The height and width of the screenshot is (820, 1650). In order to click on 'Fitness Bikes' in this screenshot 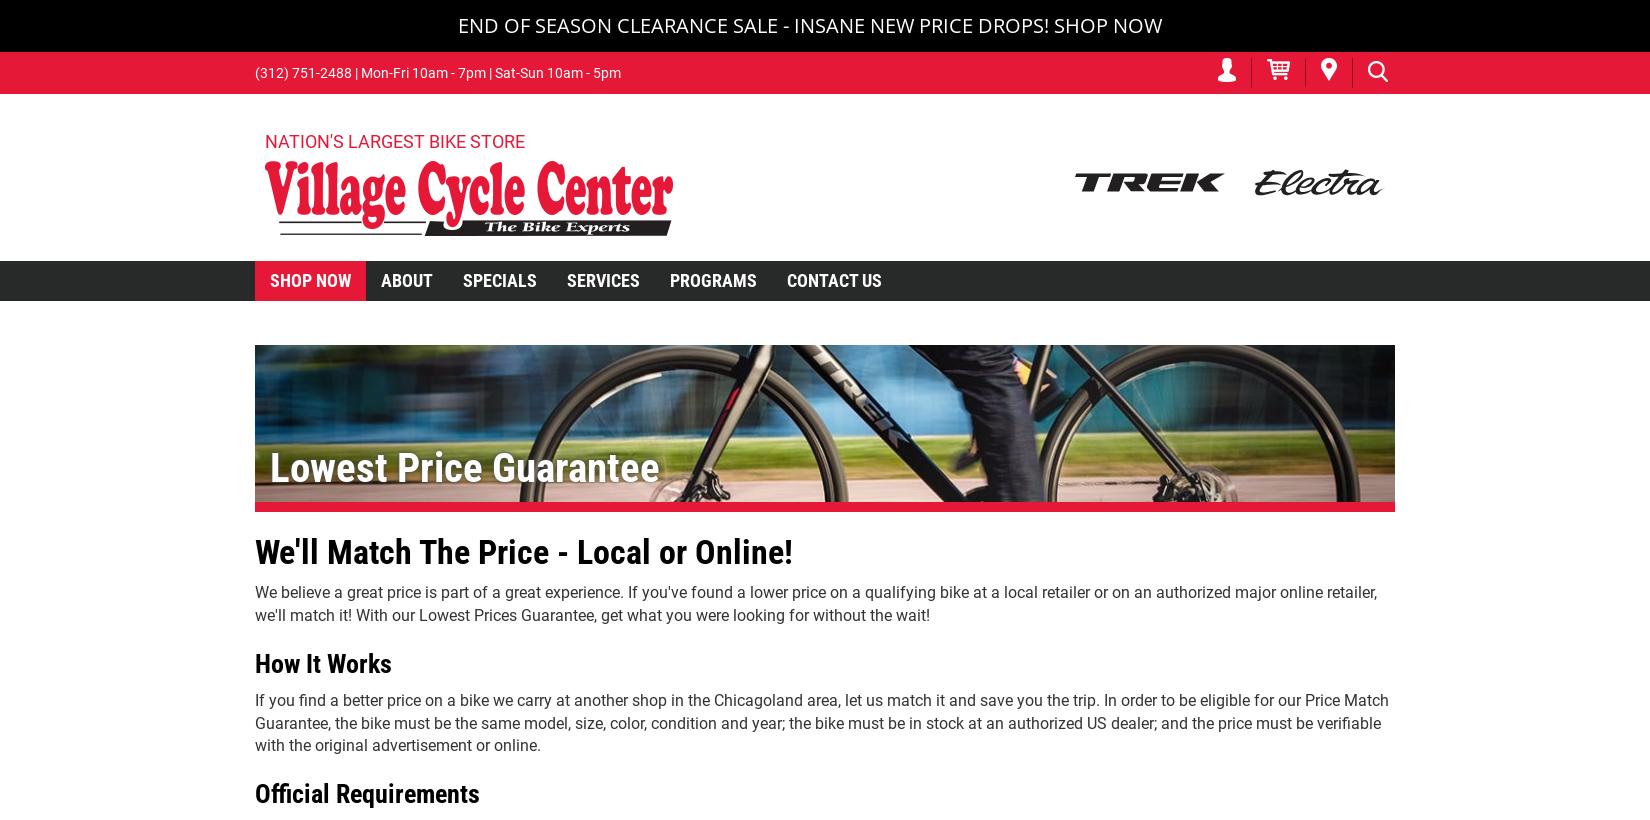, I will do `click(261, 573)`.